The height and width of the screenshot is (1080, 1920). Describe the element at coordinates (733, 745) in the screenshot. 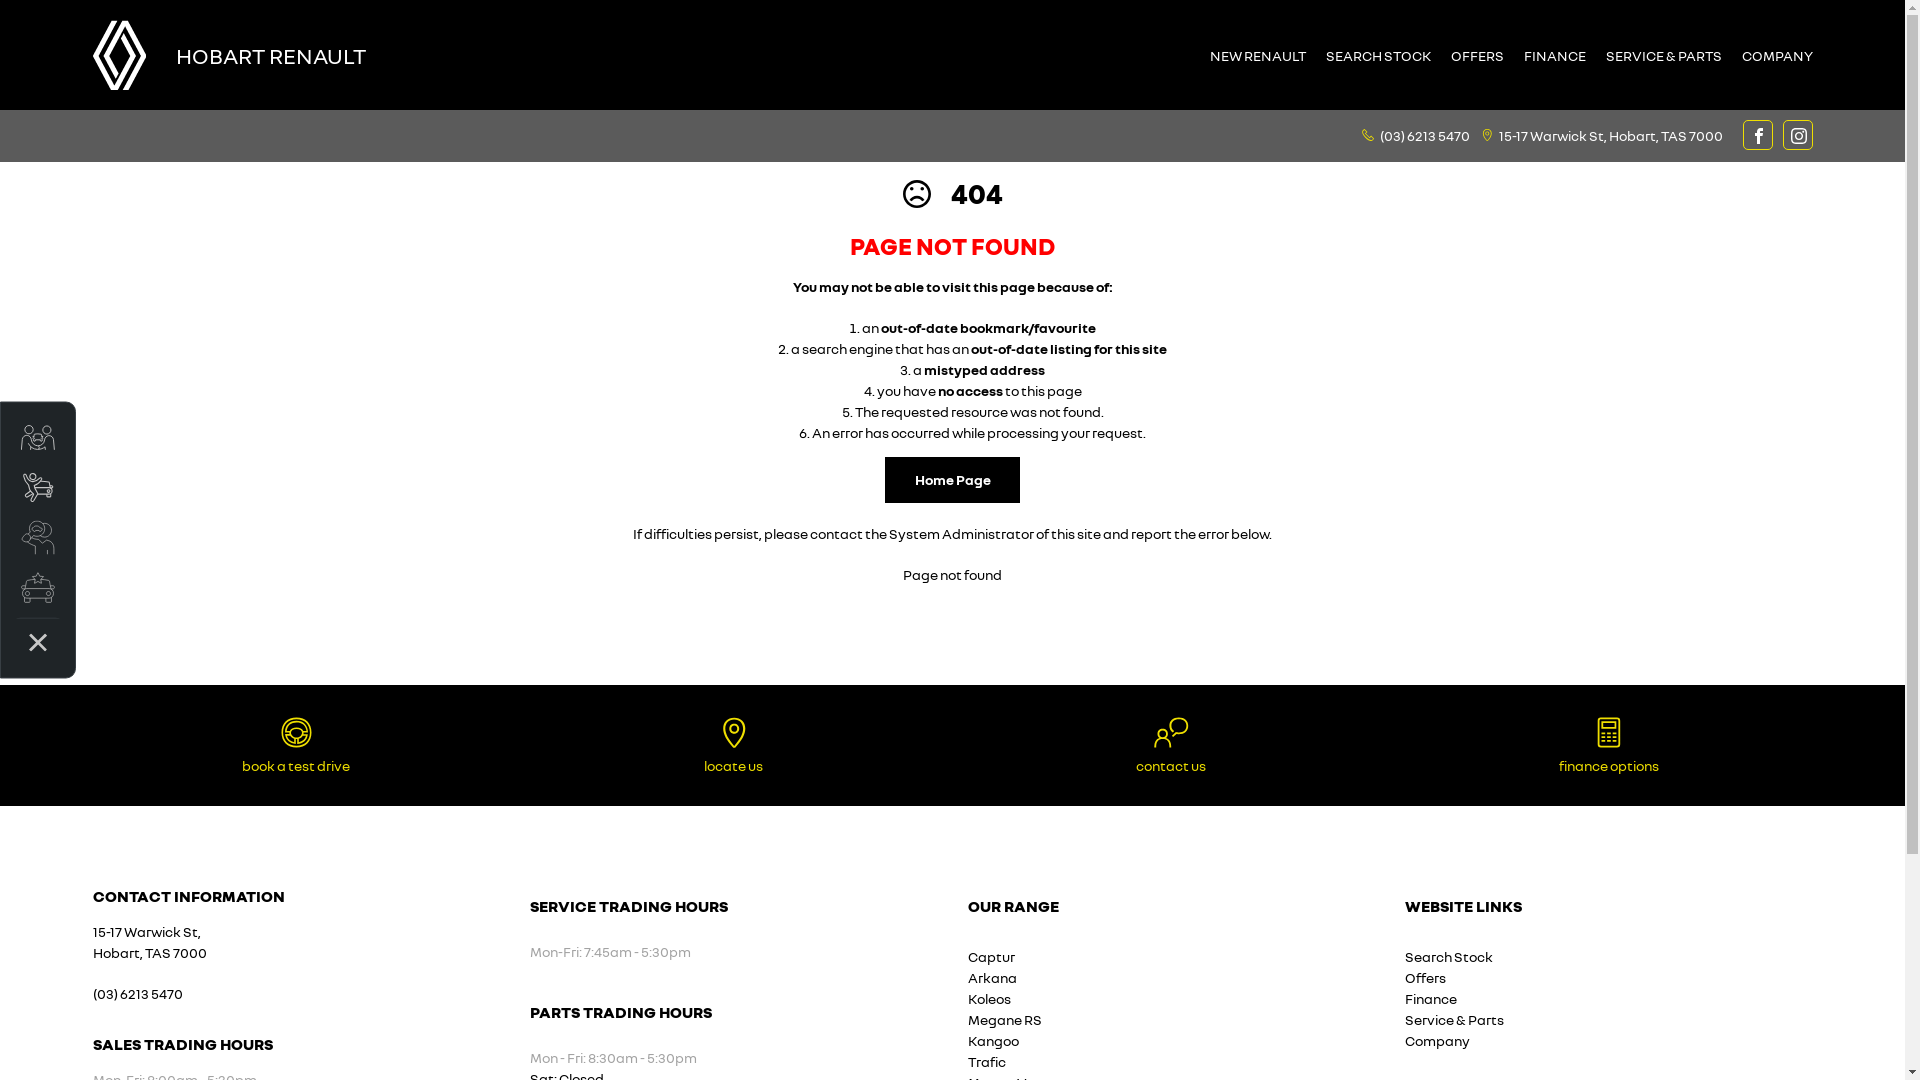

I see `'locate us'` at that location.